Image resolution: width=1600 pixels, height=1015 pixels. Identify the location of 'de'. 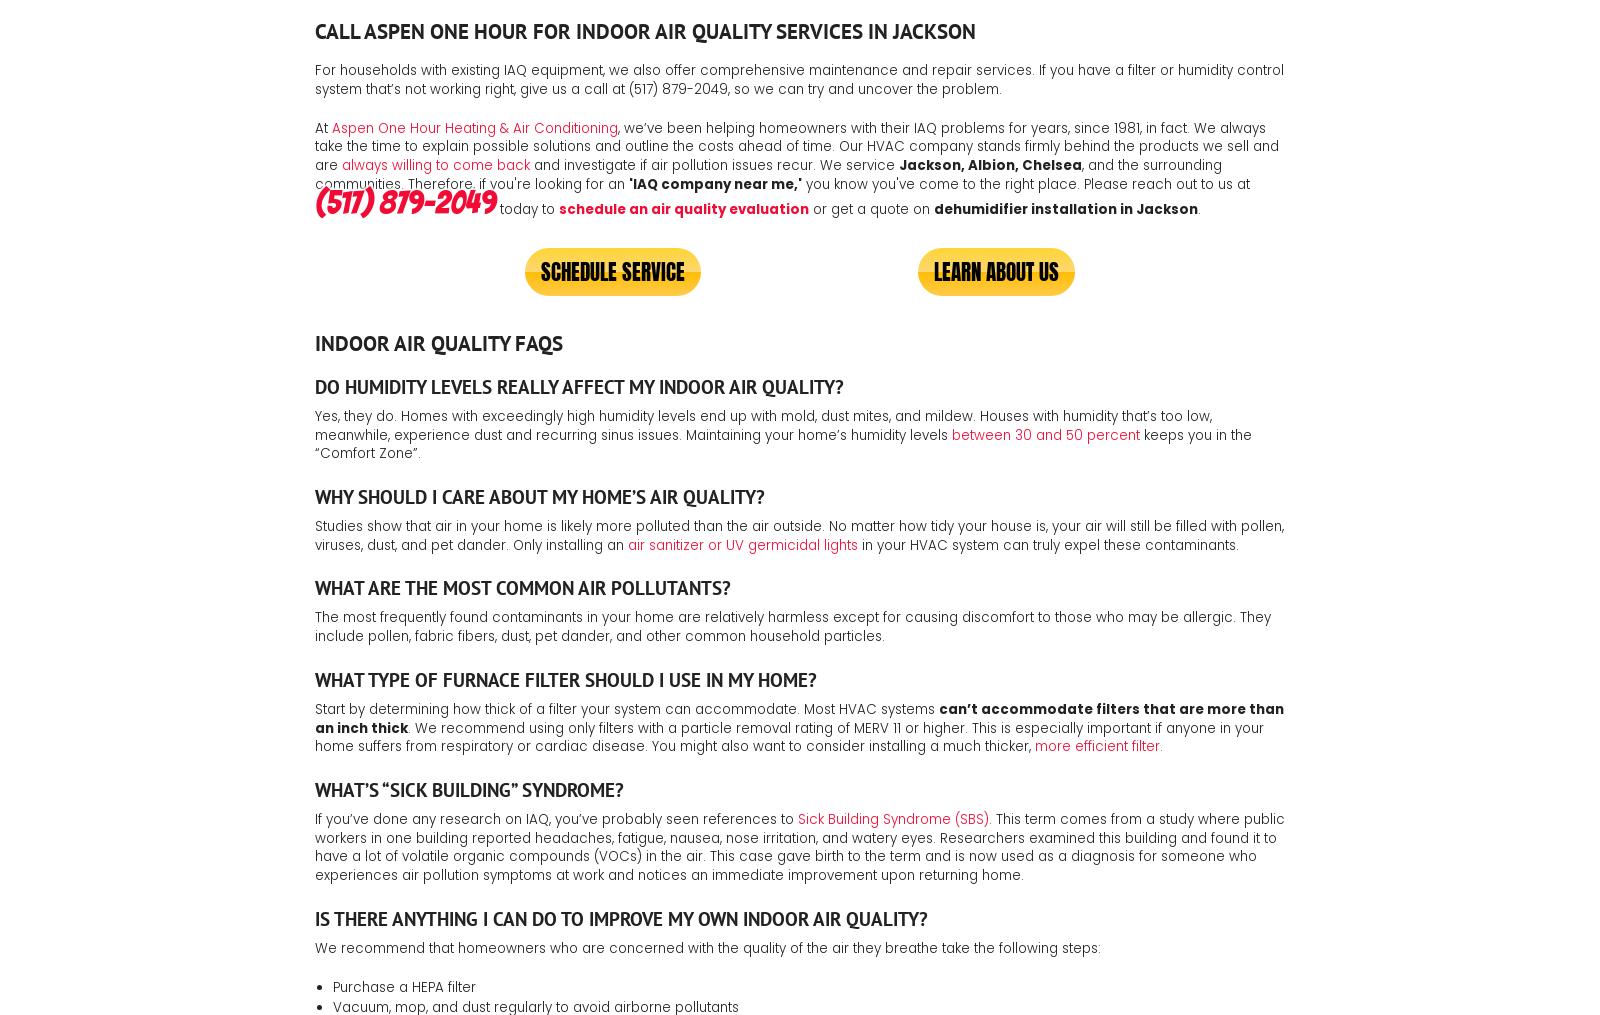
(942, 208).